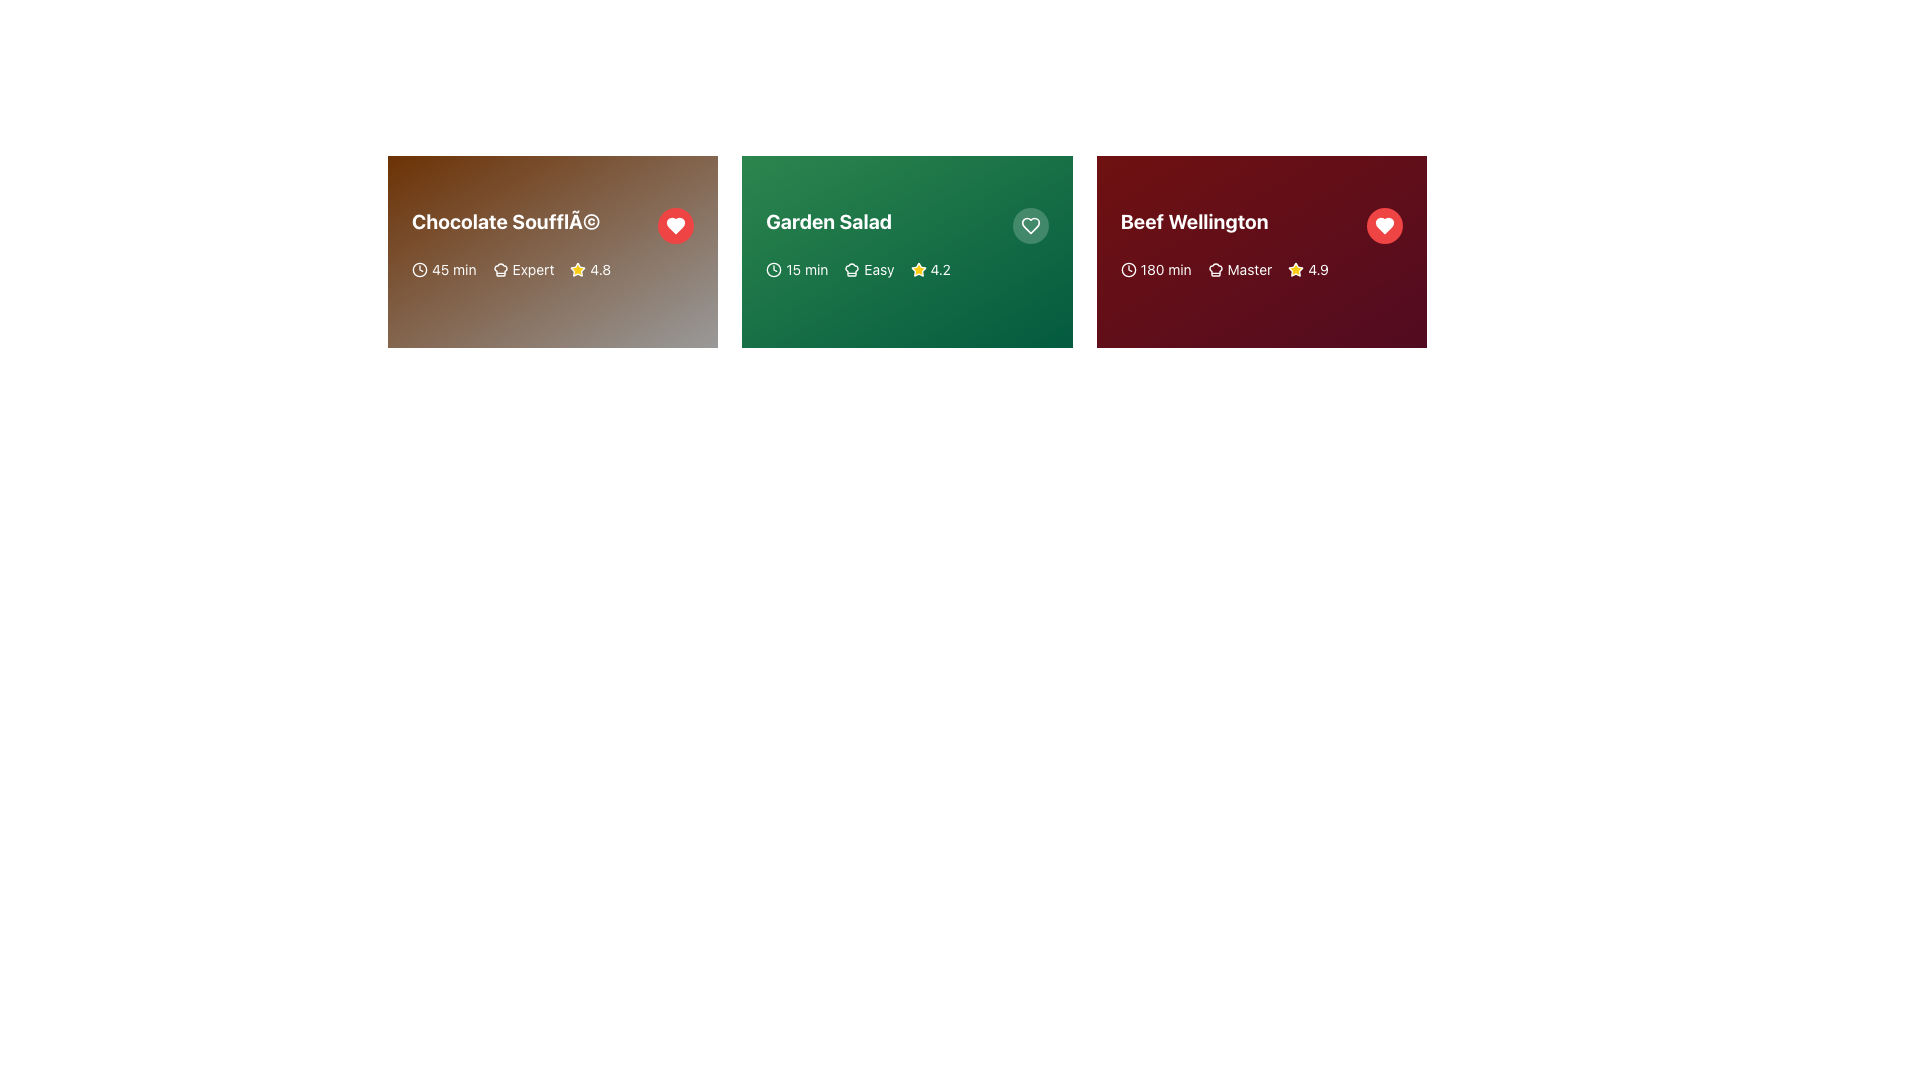 Image resolution: width=1920 pixels, height=1080 pixels. Describe the element at coordinates (599, 270) in the screenshot. I see `text label displaying the numeric value '4.8' next to the yellow star icon in the 'Chocolate Soufflé' card` at that location.